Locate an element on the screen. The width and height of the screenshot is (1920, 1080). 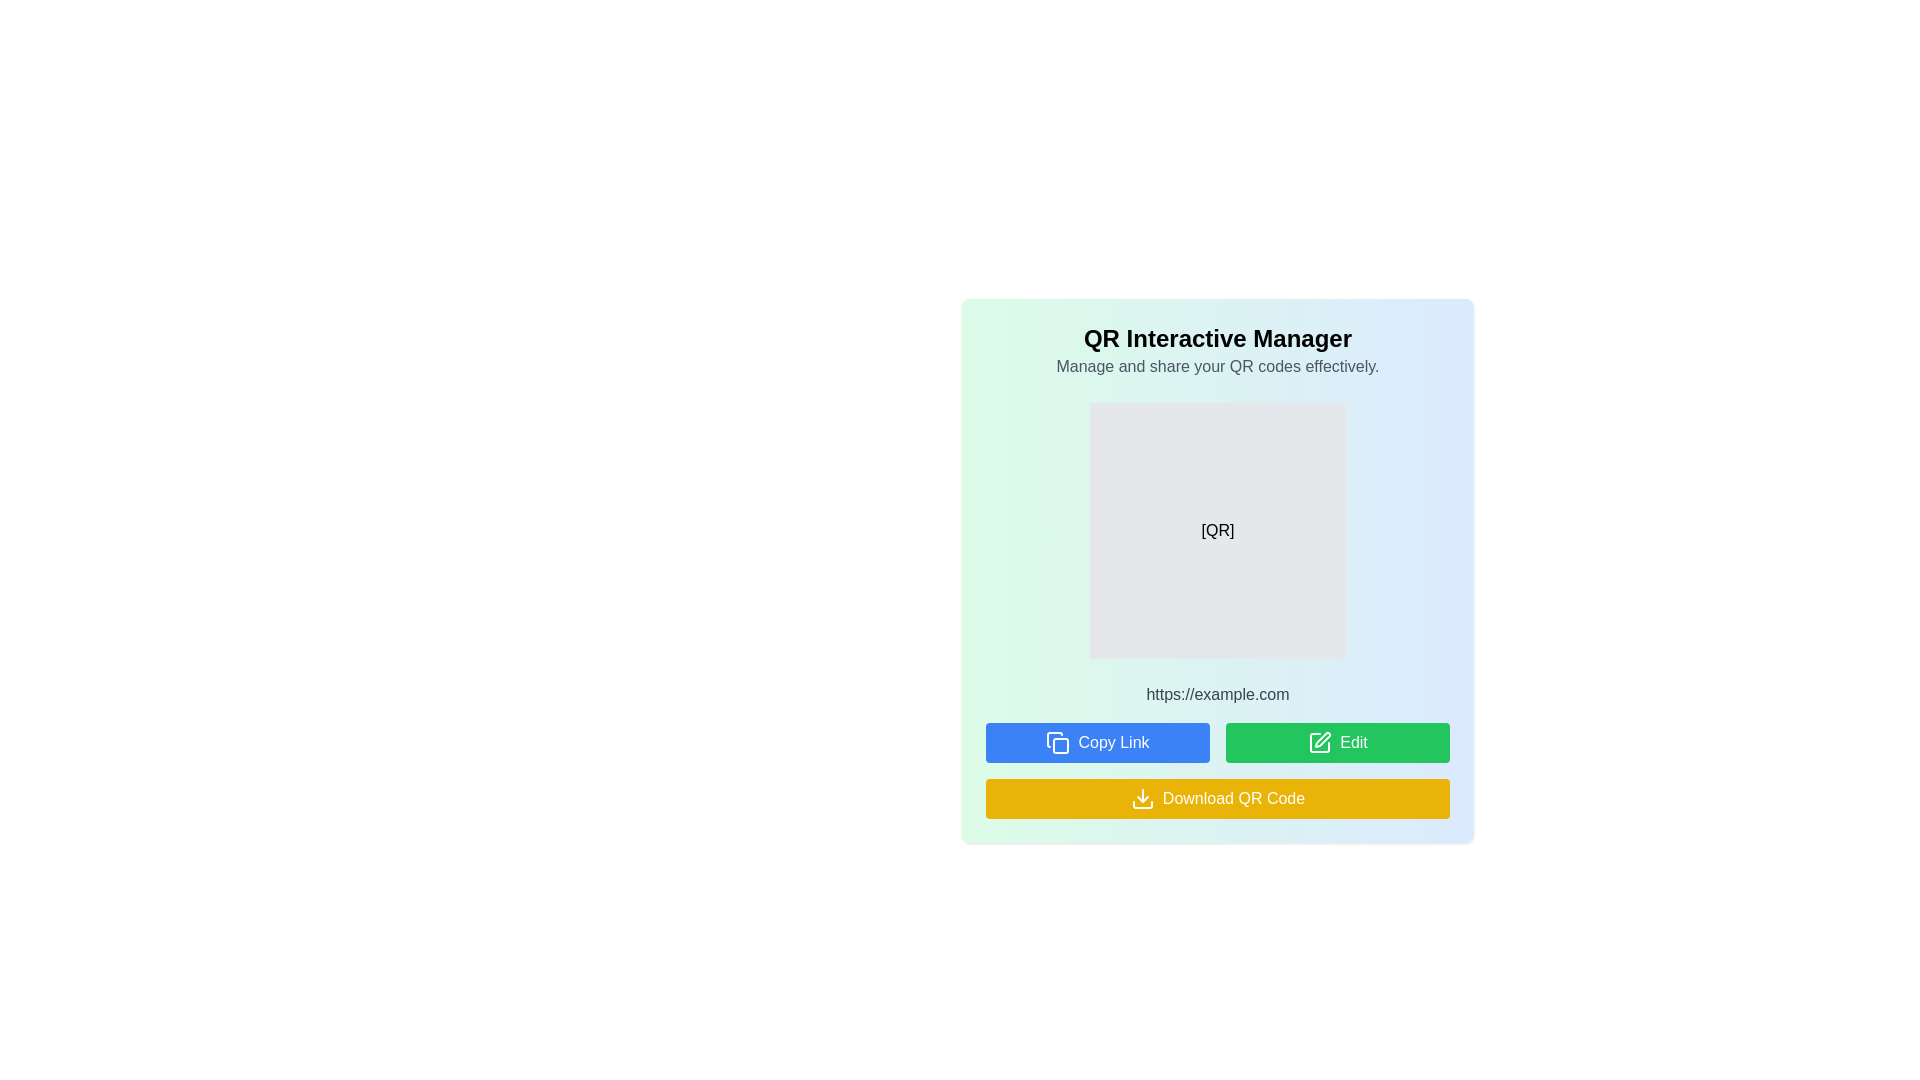
the 'Edit' icon which is positioned inside the green button at the bottom of the central card in the UI is located at coordinates (1320, 743).